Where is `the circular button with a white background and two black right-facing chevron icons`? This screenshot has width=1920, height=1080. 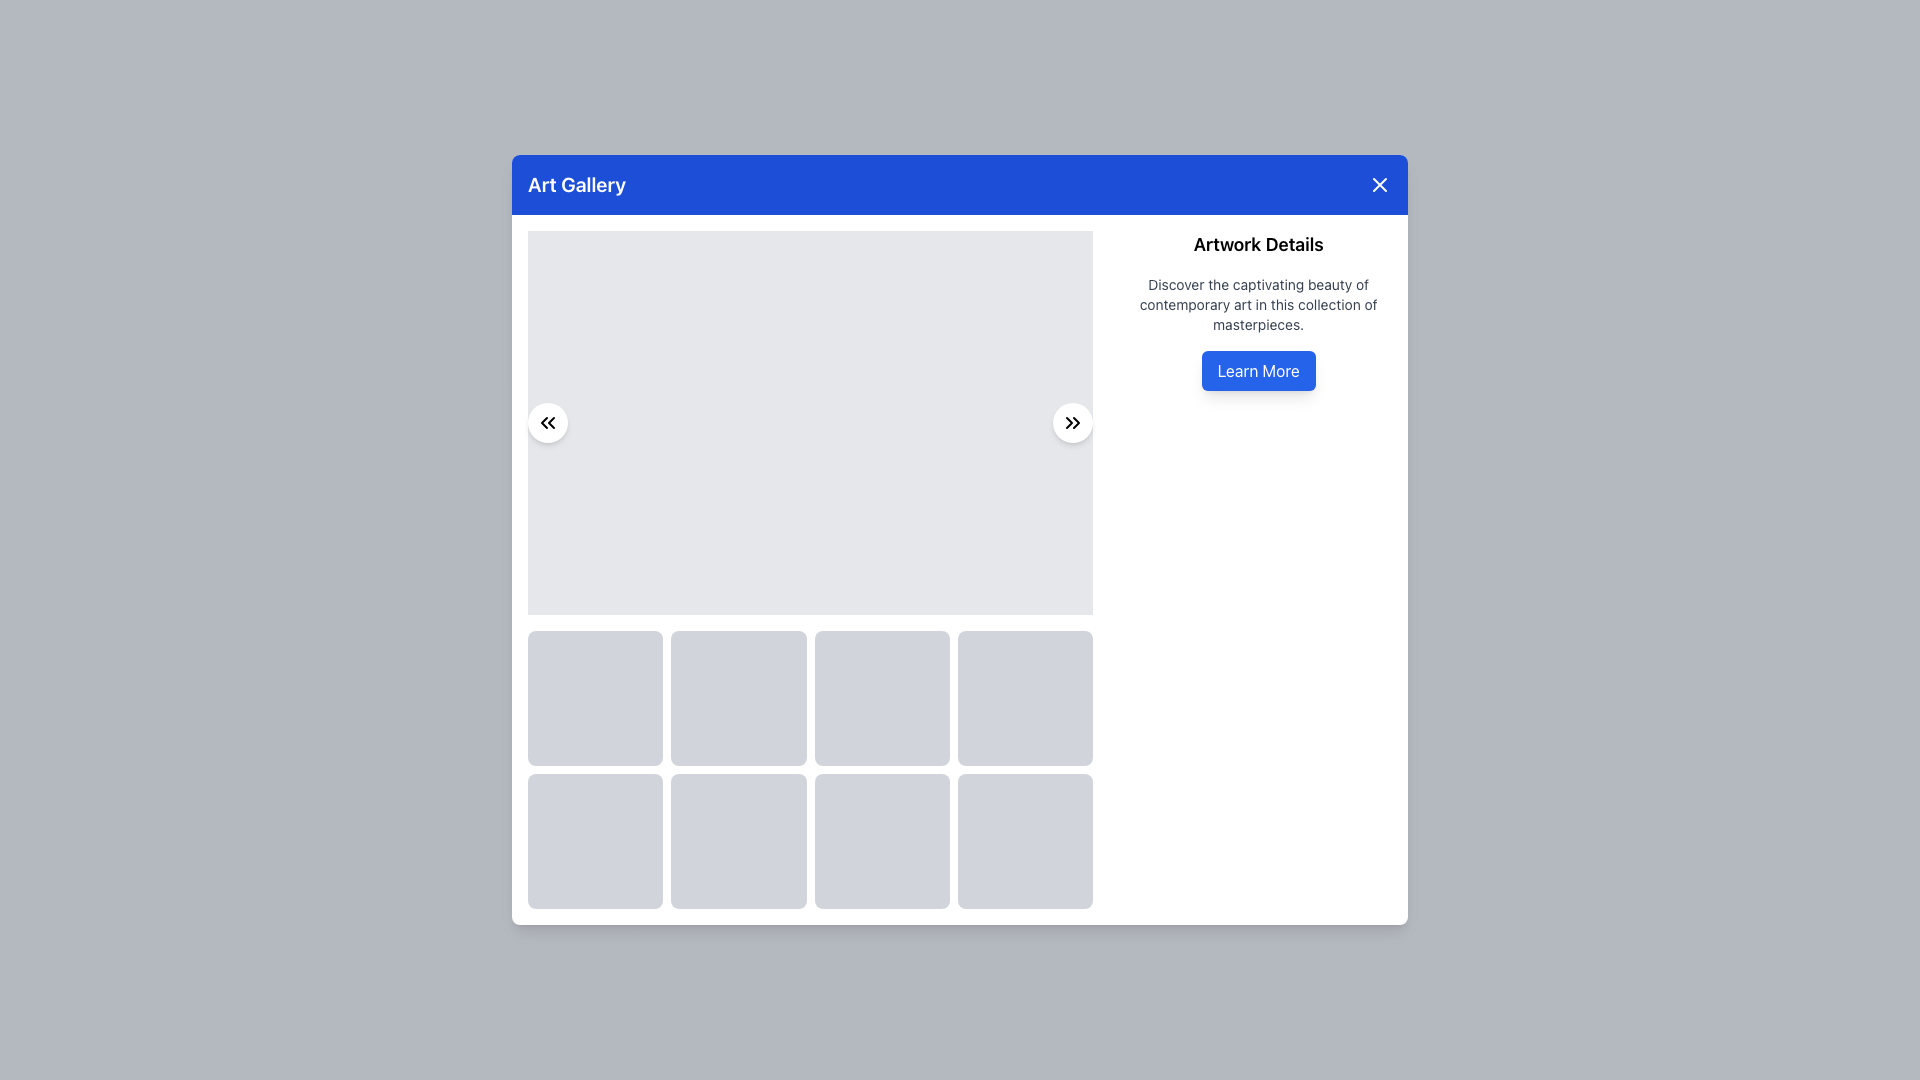 the circular button with a white background and two black right-facing chevron icons is located at coordinates (1072, 421).